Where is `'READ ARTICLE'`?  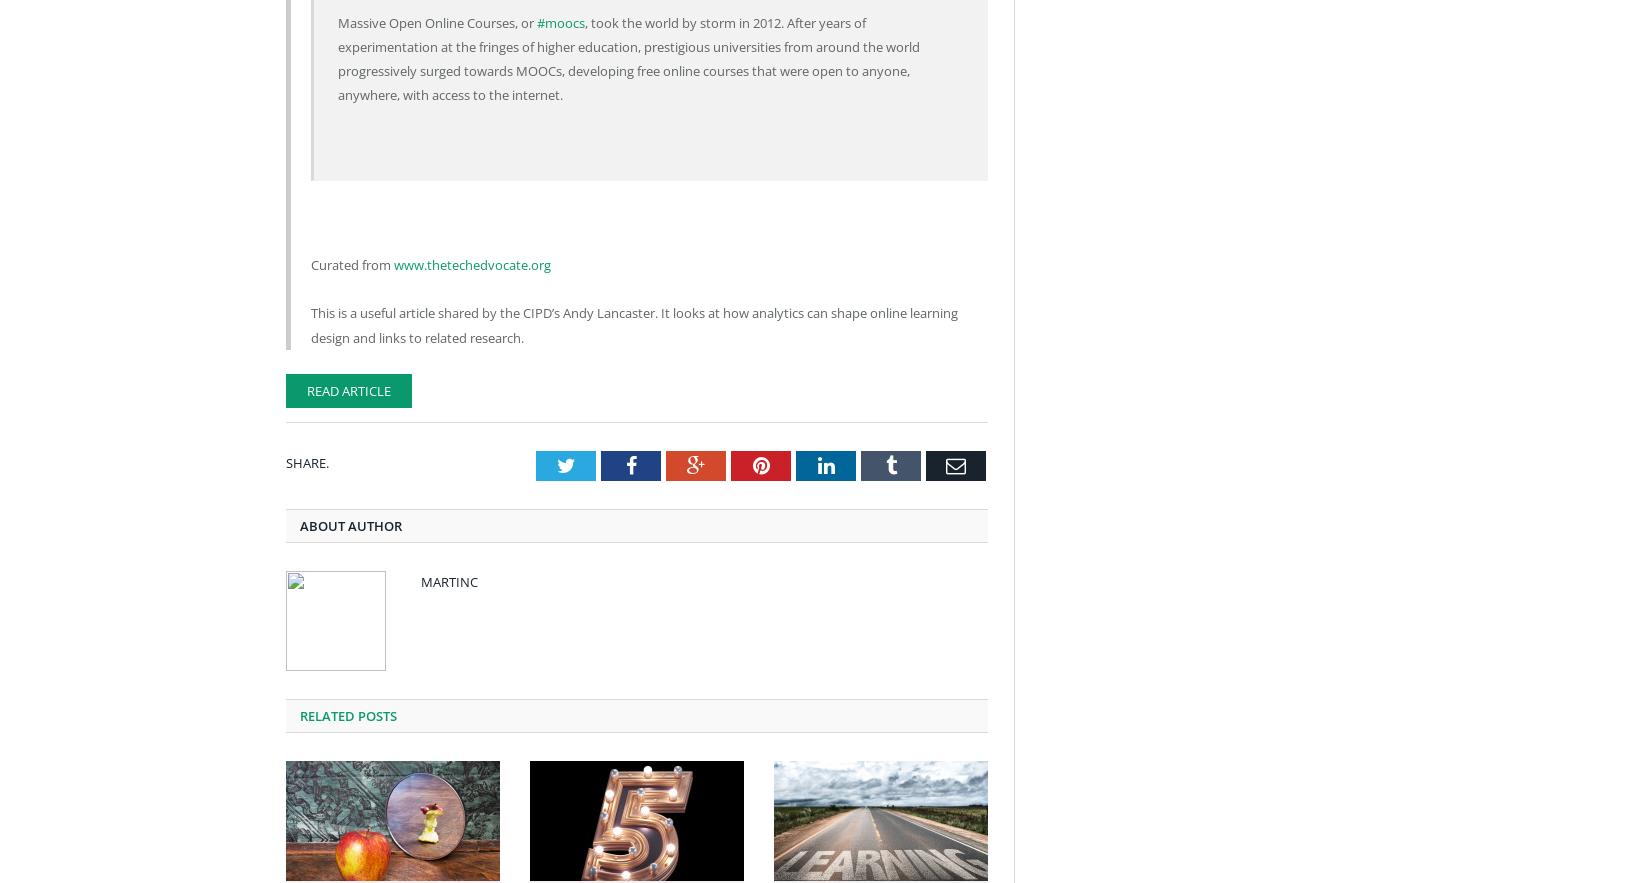 'READ ARTICLE' is located at coordinates (307, 389).